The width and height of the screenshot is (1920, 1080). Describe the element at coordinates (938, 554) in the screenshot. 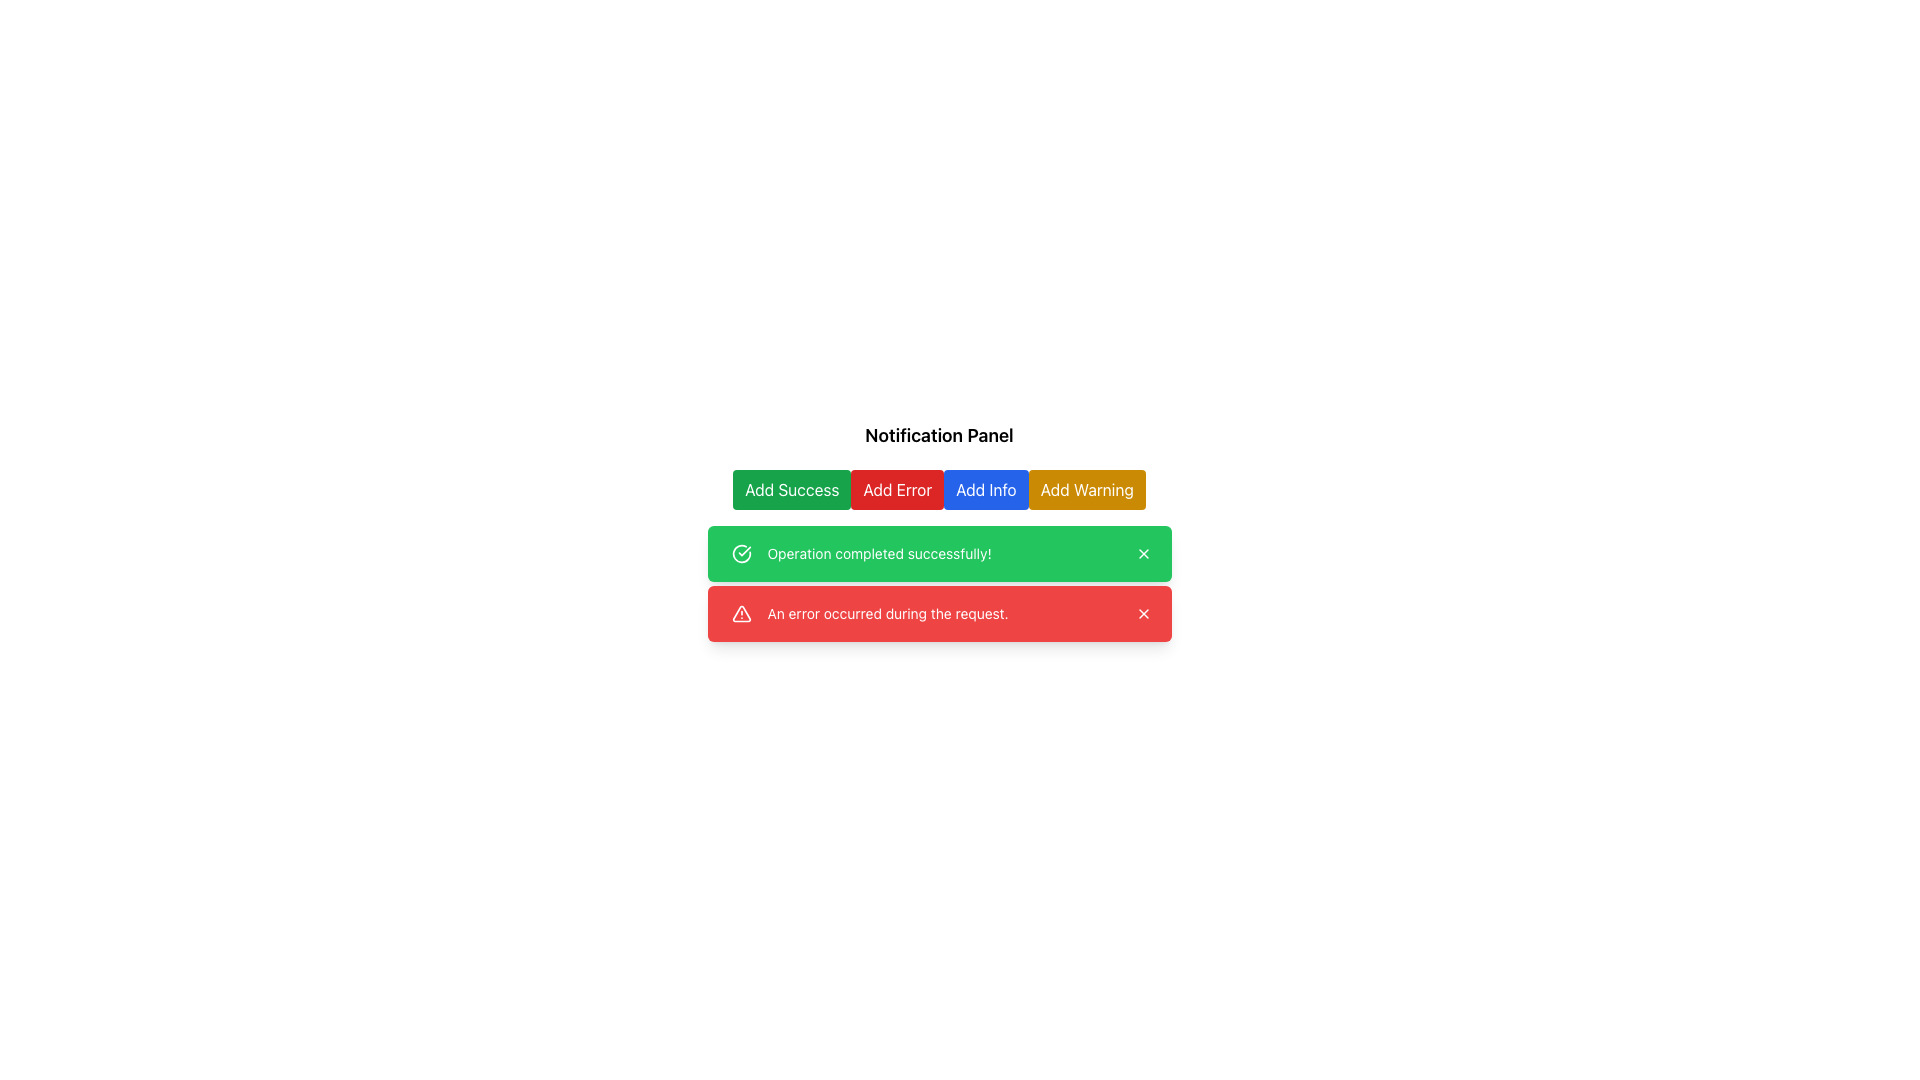

I see `confirmation message from the Notification Bar, which is the first in a vertically stacked list of notifications below the buttons labeled 'Add Success', 'Add Error', 'Add Info', and 'Add Warning'` at that location.